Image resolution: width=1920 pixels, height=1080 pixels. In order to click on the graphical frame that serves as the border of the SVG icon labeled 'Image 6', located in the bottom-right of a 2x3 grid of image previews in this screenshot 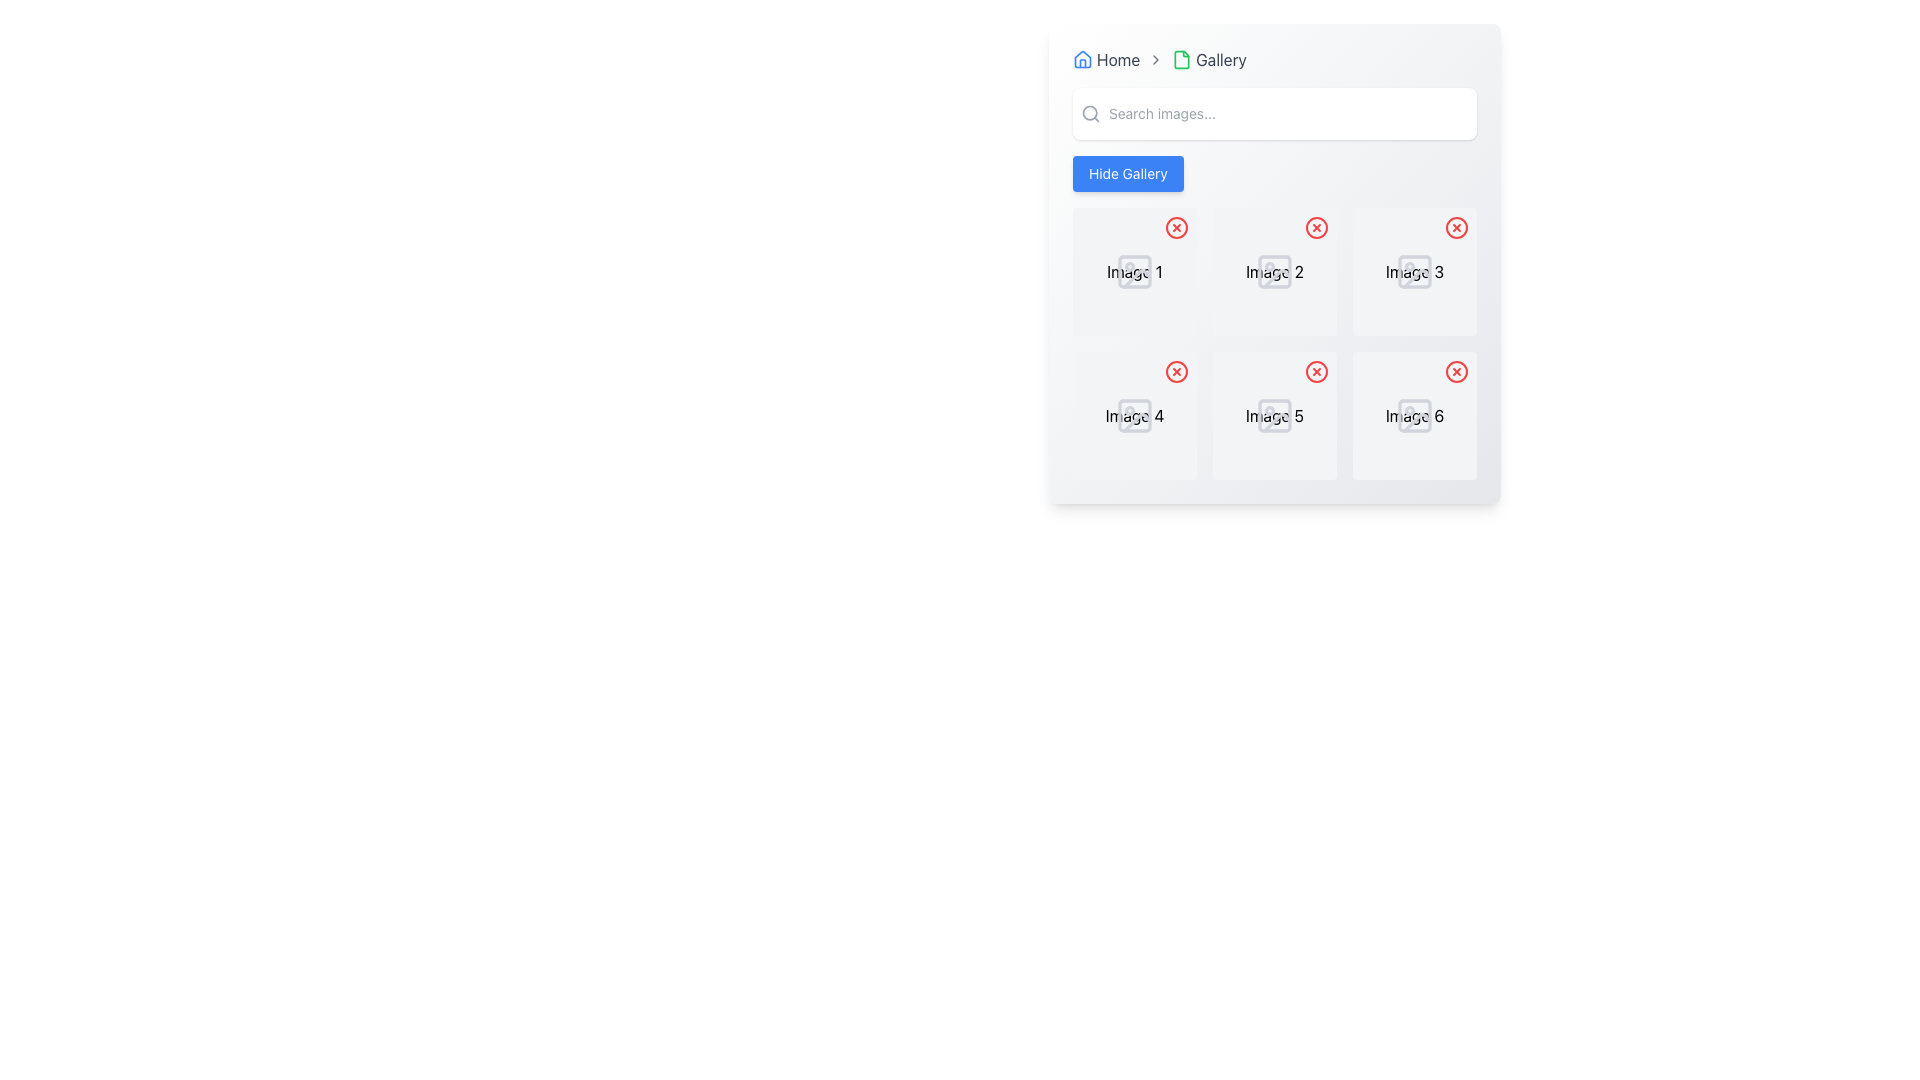, I will do `click(1414, 415)`.